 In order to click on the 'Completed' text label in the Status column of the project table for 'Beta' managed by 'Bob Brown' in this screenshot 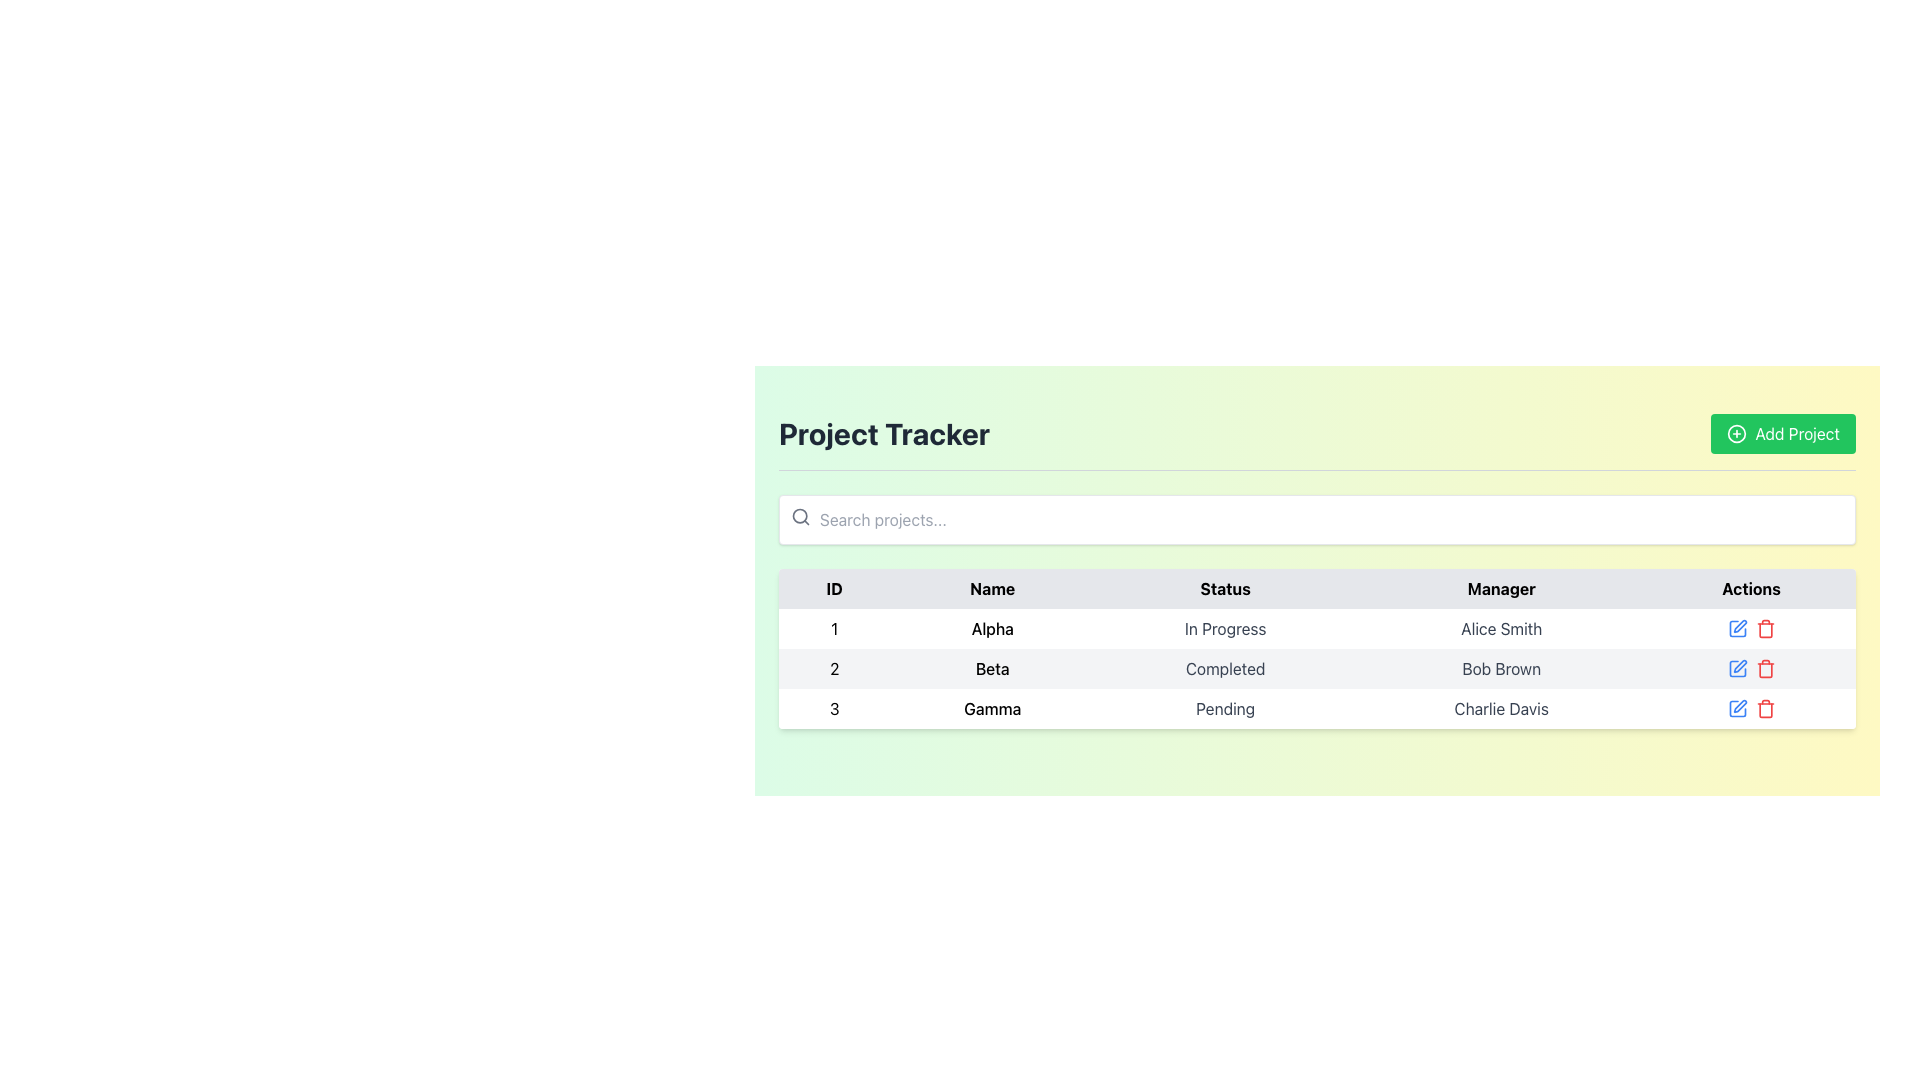, I will do `click(1224, 668)`.